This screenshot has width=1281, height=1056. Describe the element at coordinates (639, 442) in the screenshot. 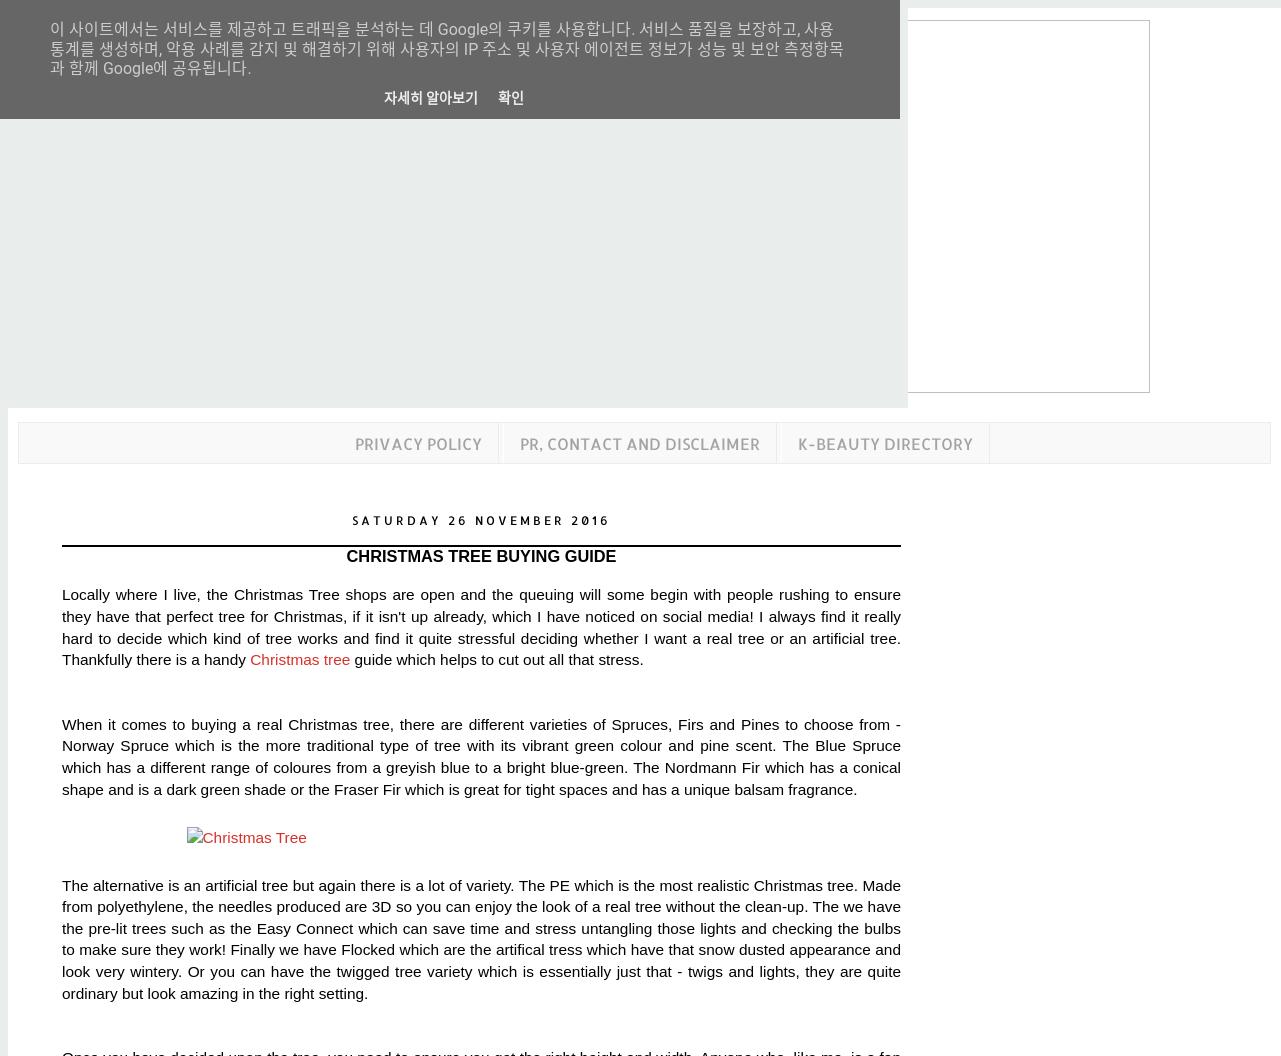

I see `'PR, Contact and Disclaimer'` at that location.